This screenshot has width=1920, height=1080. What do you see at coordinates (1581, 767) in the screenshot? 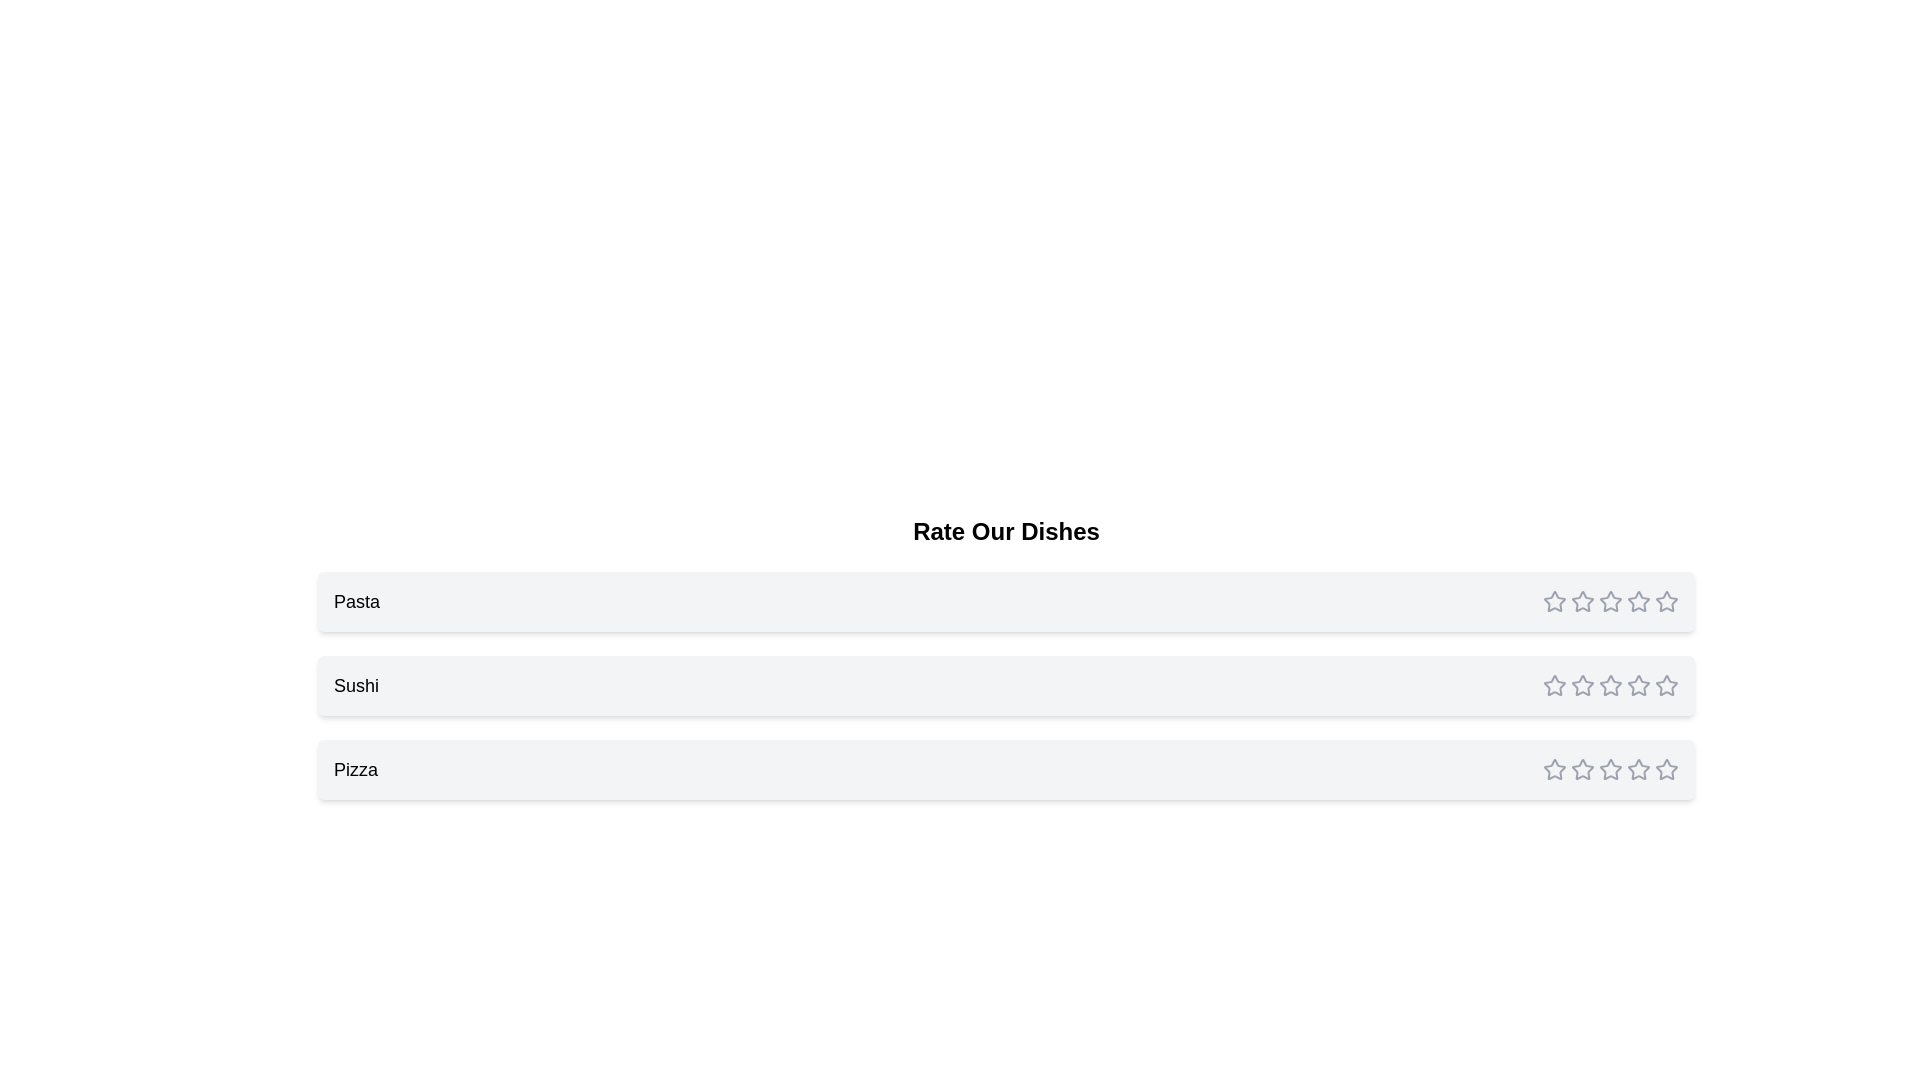
I see `the fifth star icon in the rating system for the Pizza item` at bounding box center [1581, 767].